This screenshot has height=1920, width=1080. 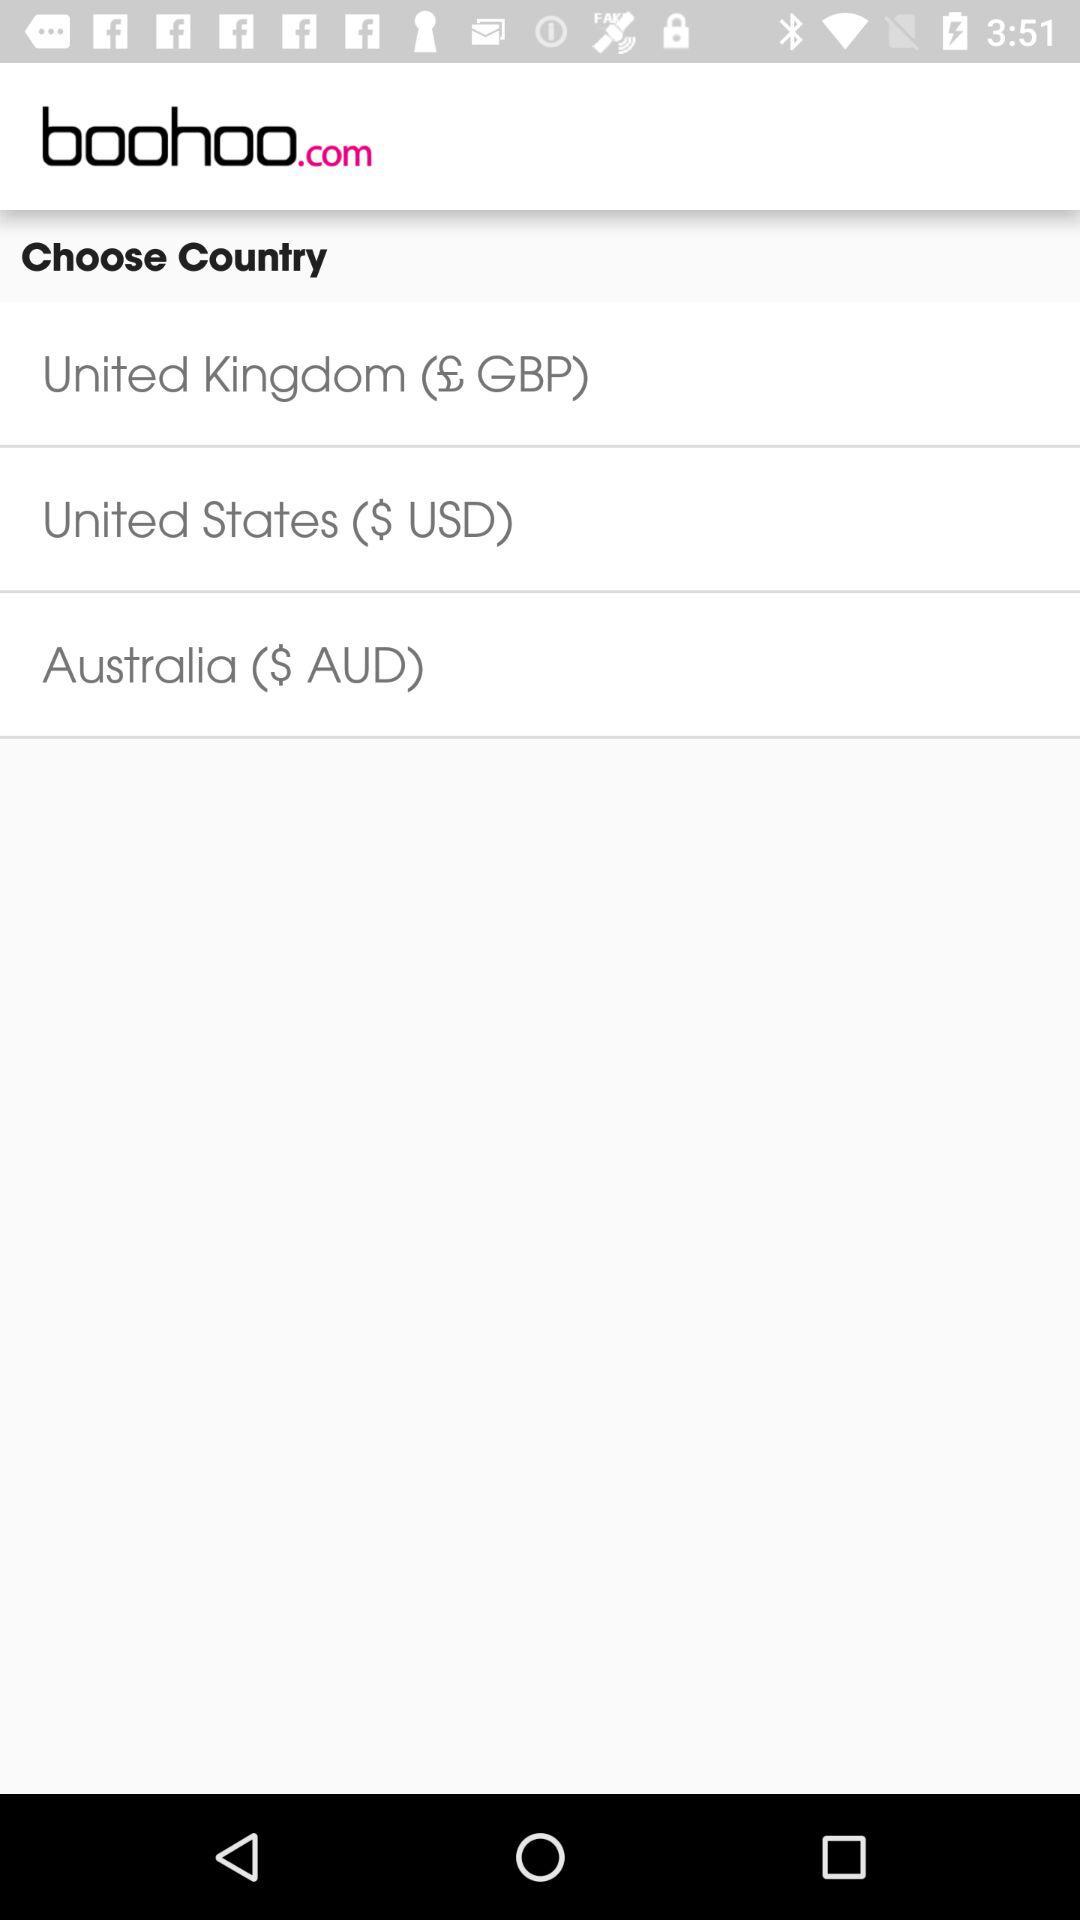 I want to click on the australia ($ aud), so click(x=232, y=664).